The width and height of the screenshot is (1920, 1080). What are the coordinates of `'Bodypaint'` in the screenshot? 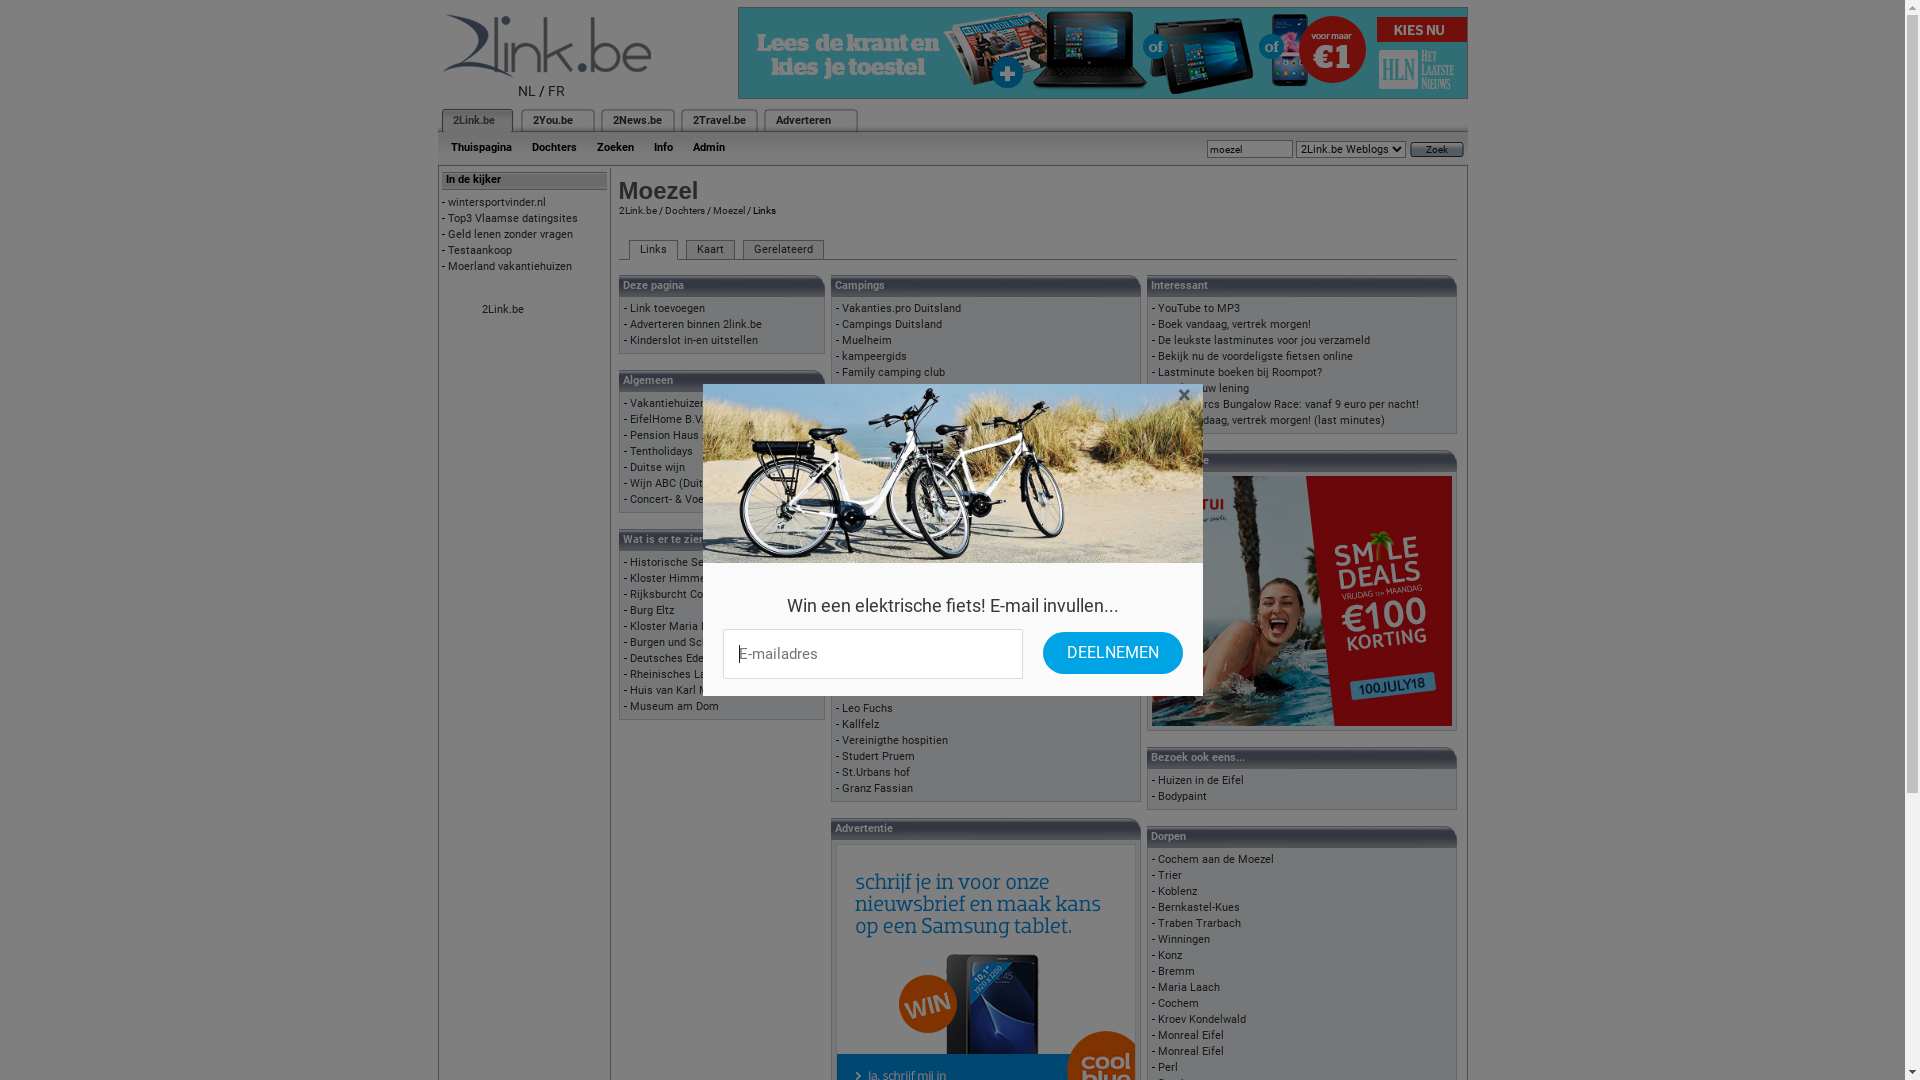 It's located at (1182, 795).